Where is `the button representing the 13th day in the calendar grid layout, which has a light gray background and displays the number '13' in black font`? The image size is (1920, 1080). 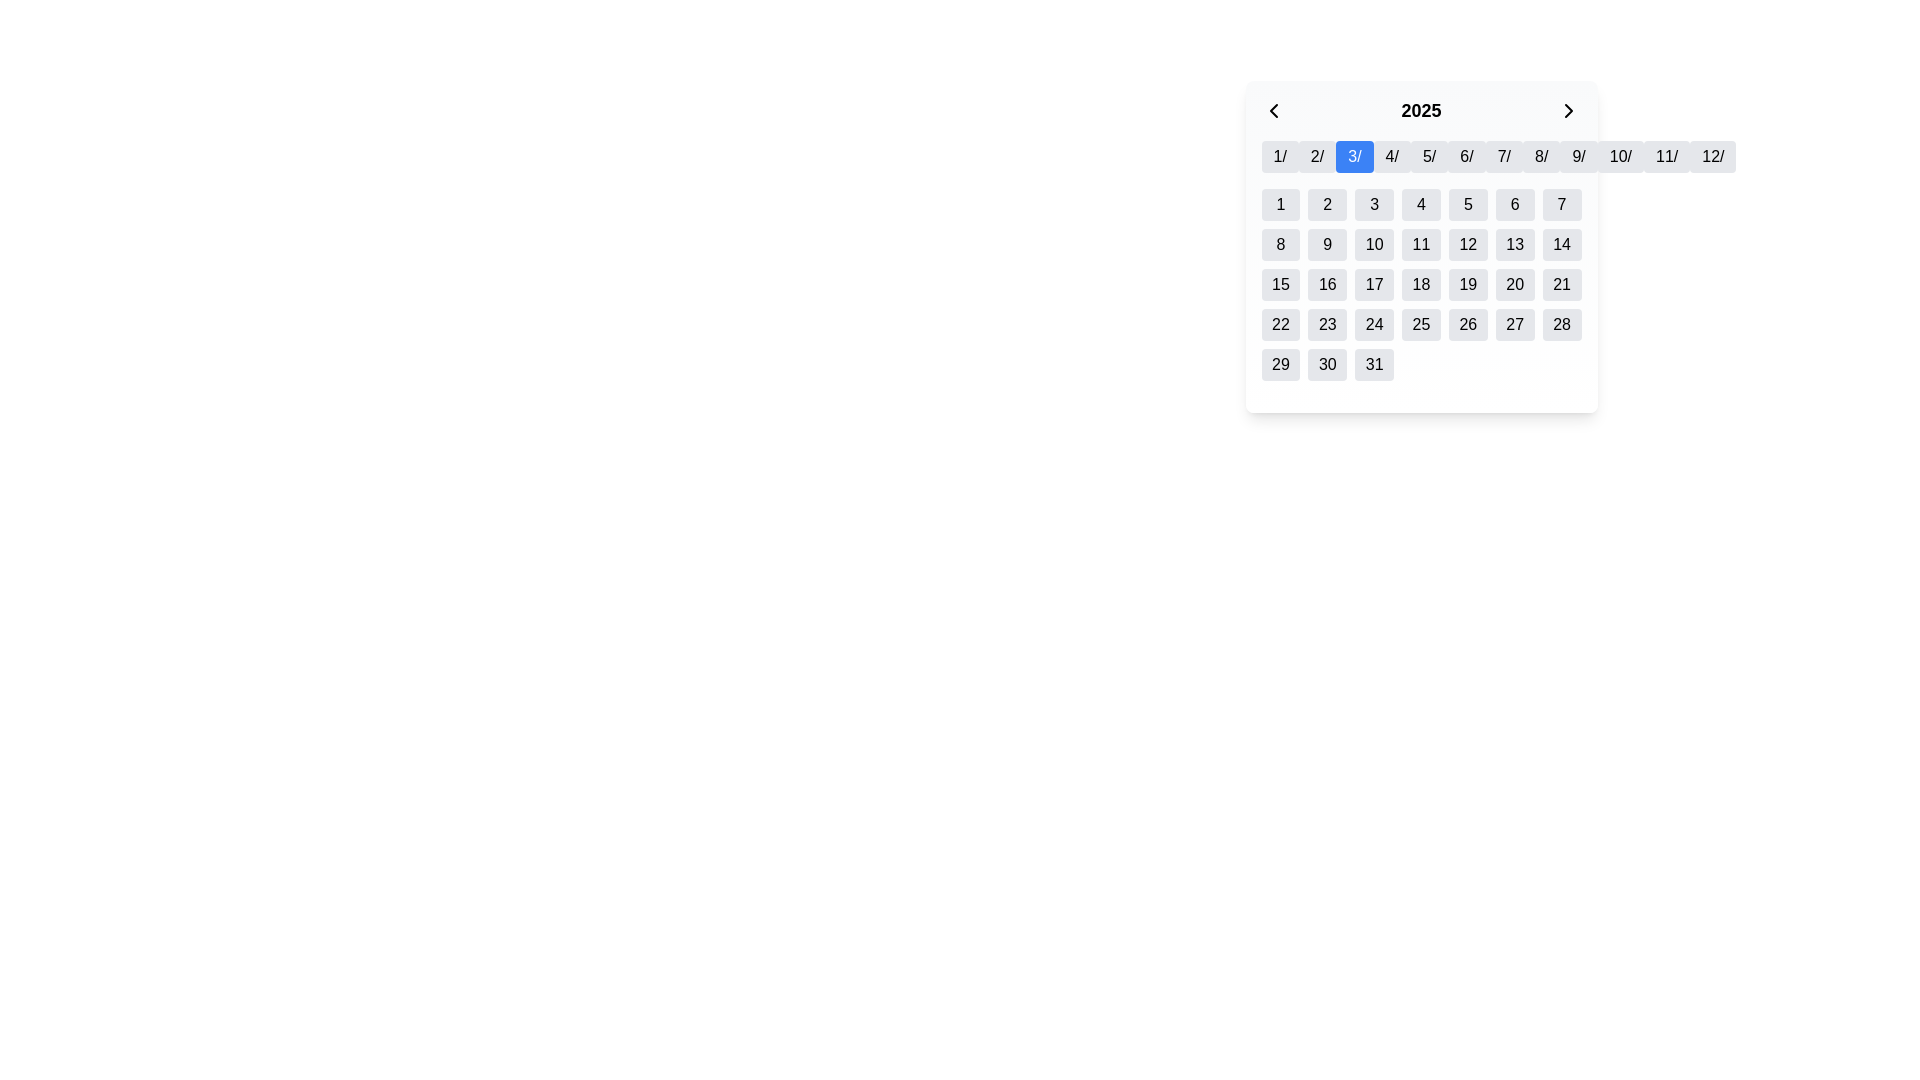 the button representing the 13th day in the calendar grid layout, which has a light gray background and displays the number '13' in black font is located at coordinates (1515, 244).